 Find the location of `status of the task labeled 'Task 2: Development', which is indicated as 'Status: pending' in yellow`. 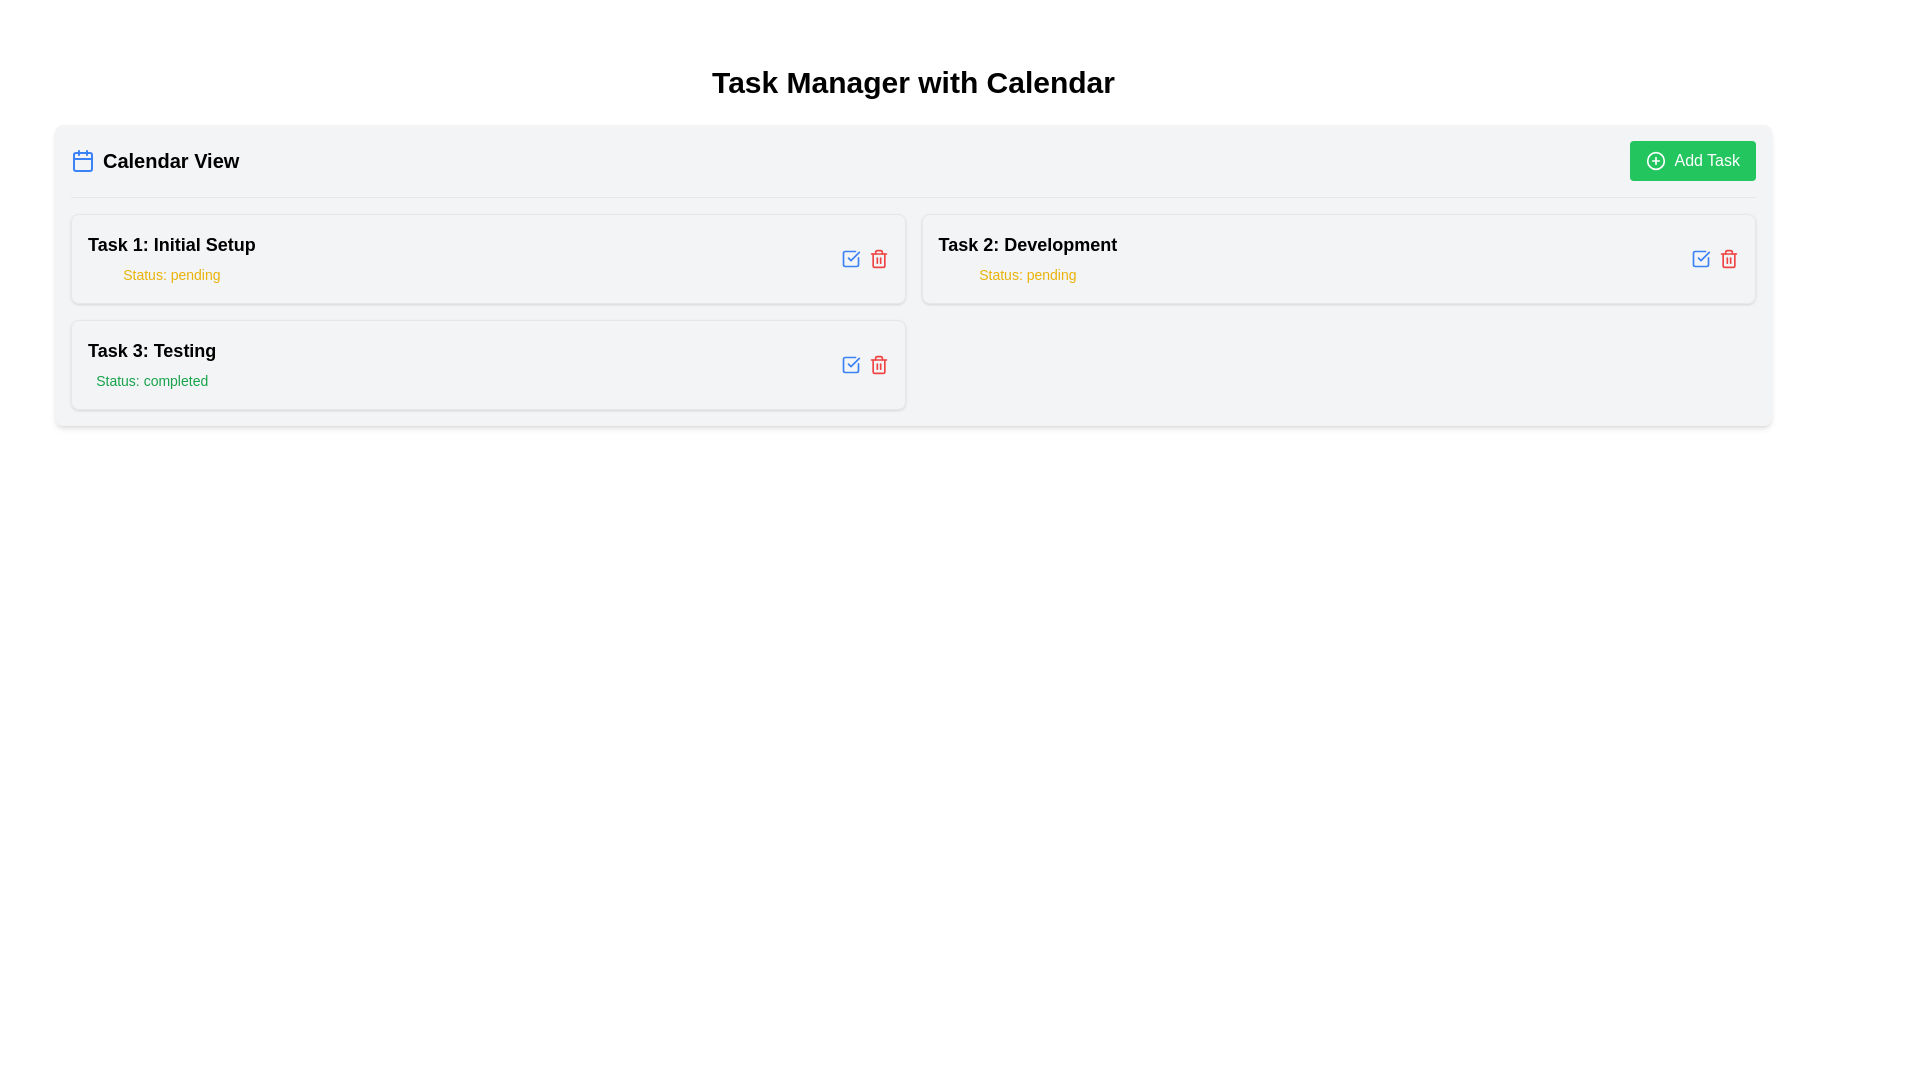

status of the task labeled 'Task 2: Development', which is indicated as 'Status: pending' in yellow is located at coordinates (1027, 257).